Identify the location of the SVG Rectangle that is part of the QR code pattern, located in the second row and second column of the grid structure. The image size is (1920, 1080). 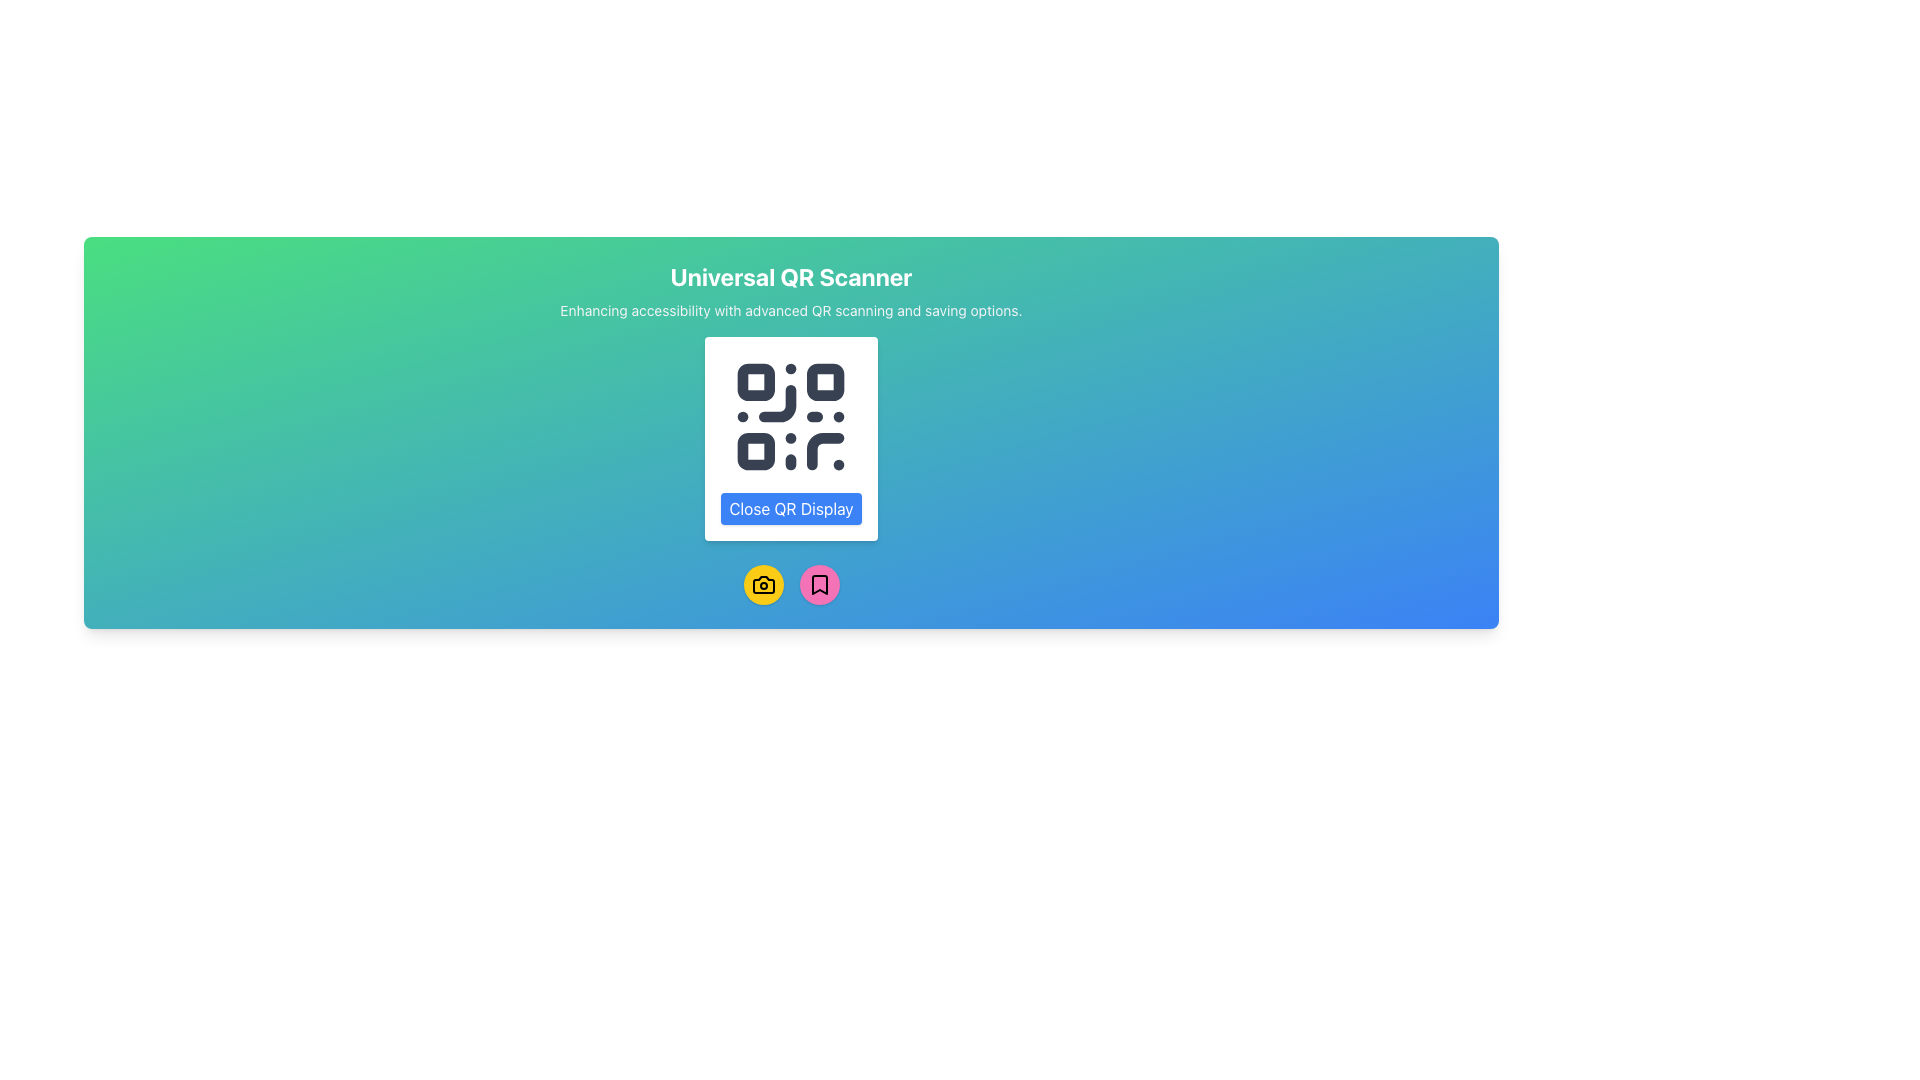
(826, 382).